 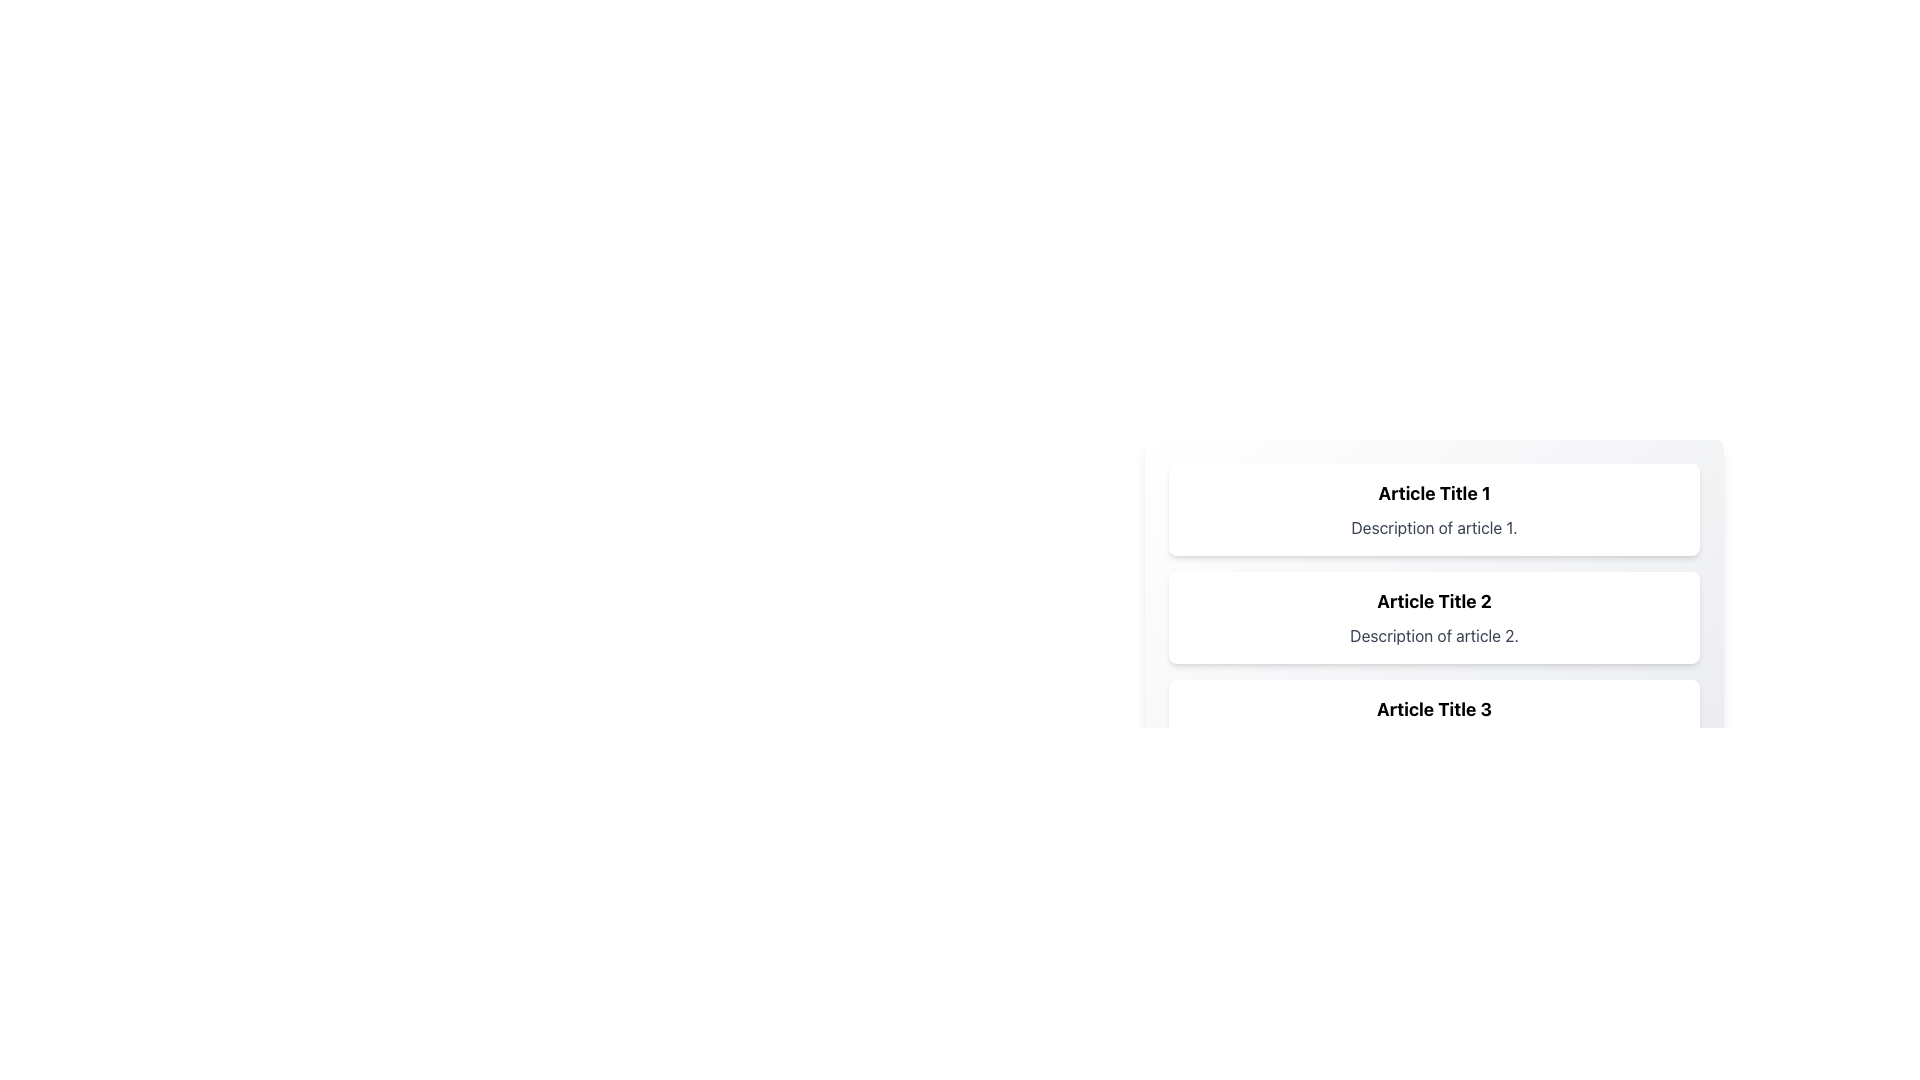 What do you see at coordinates (1433, 600) in the screenshot?
I see `title text of the second article located in the middle of the page within the second card of the article list` at bounding box center [1433, 600].